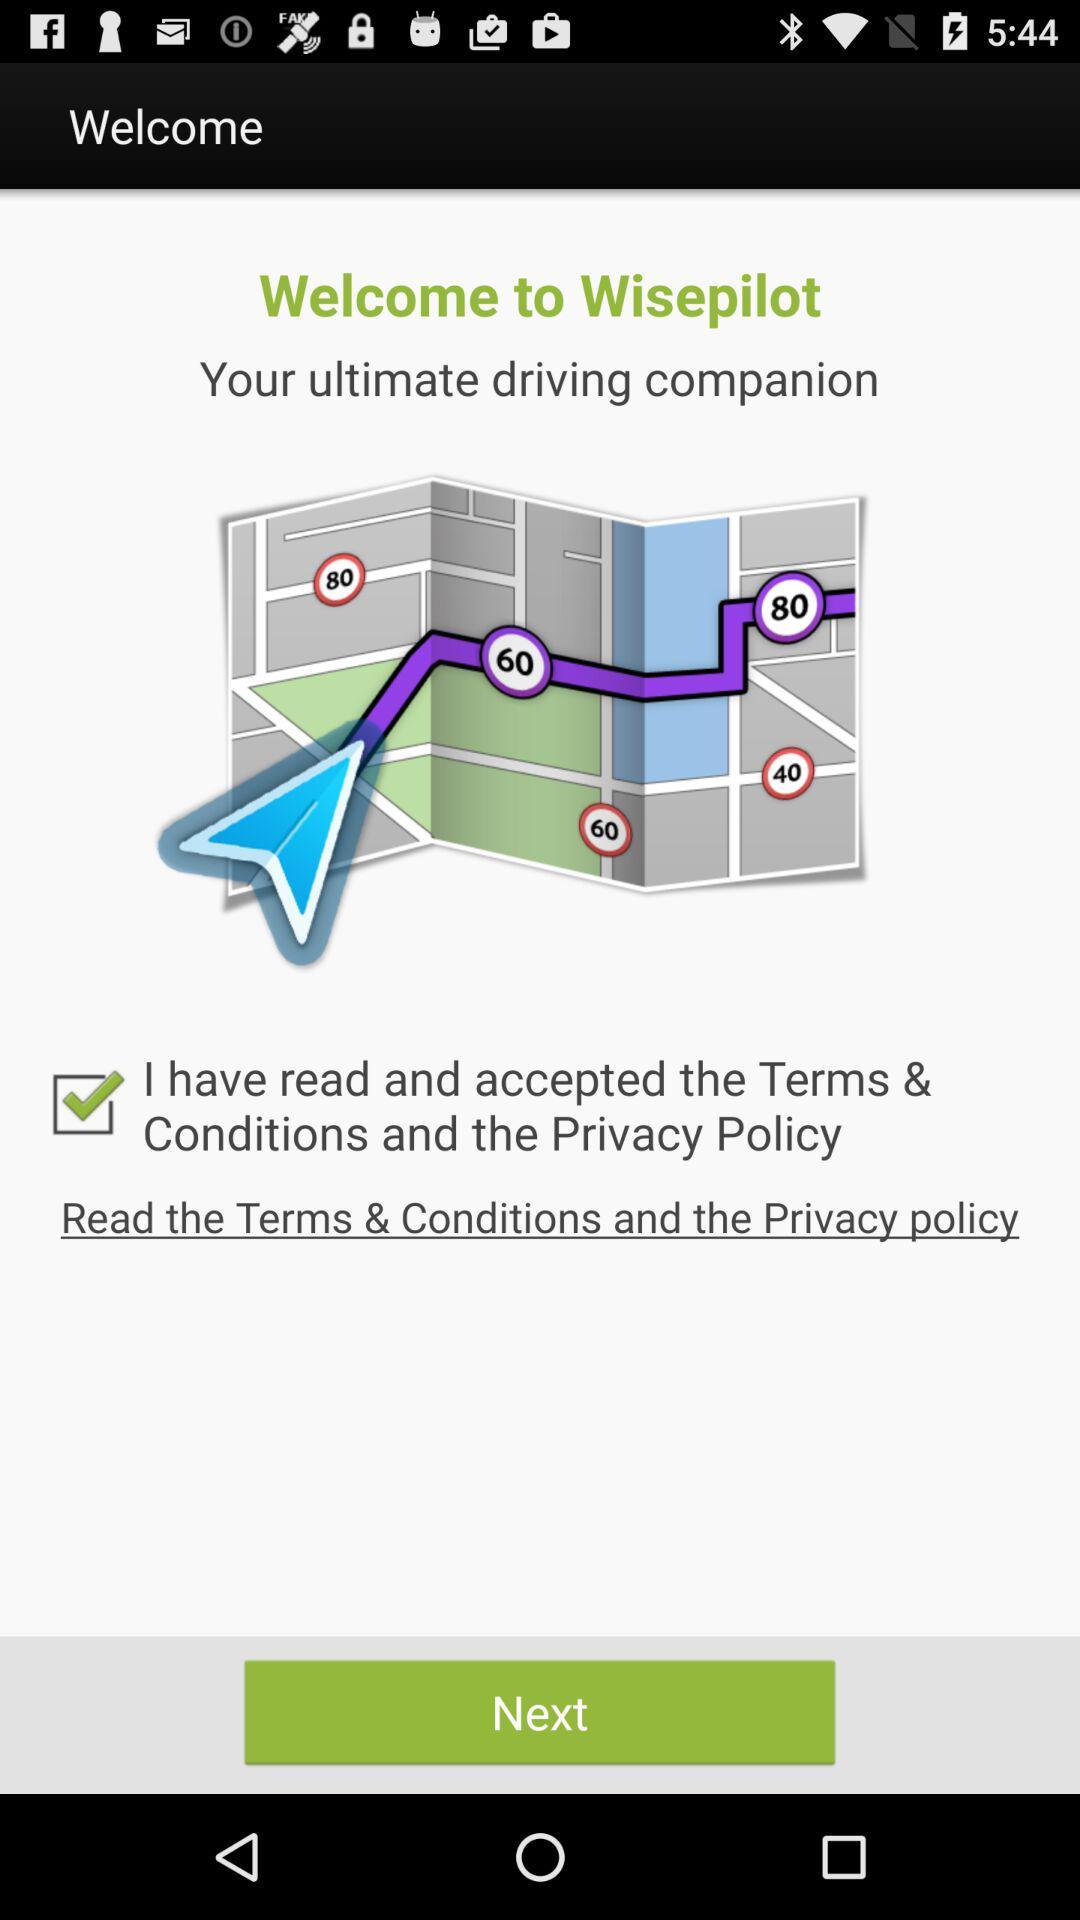  I want to click on app above read the terms, so click(540, 1103).